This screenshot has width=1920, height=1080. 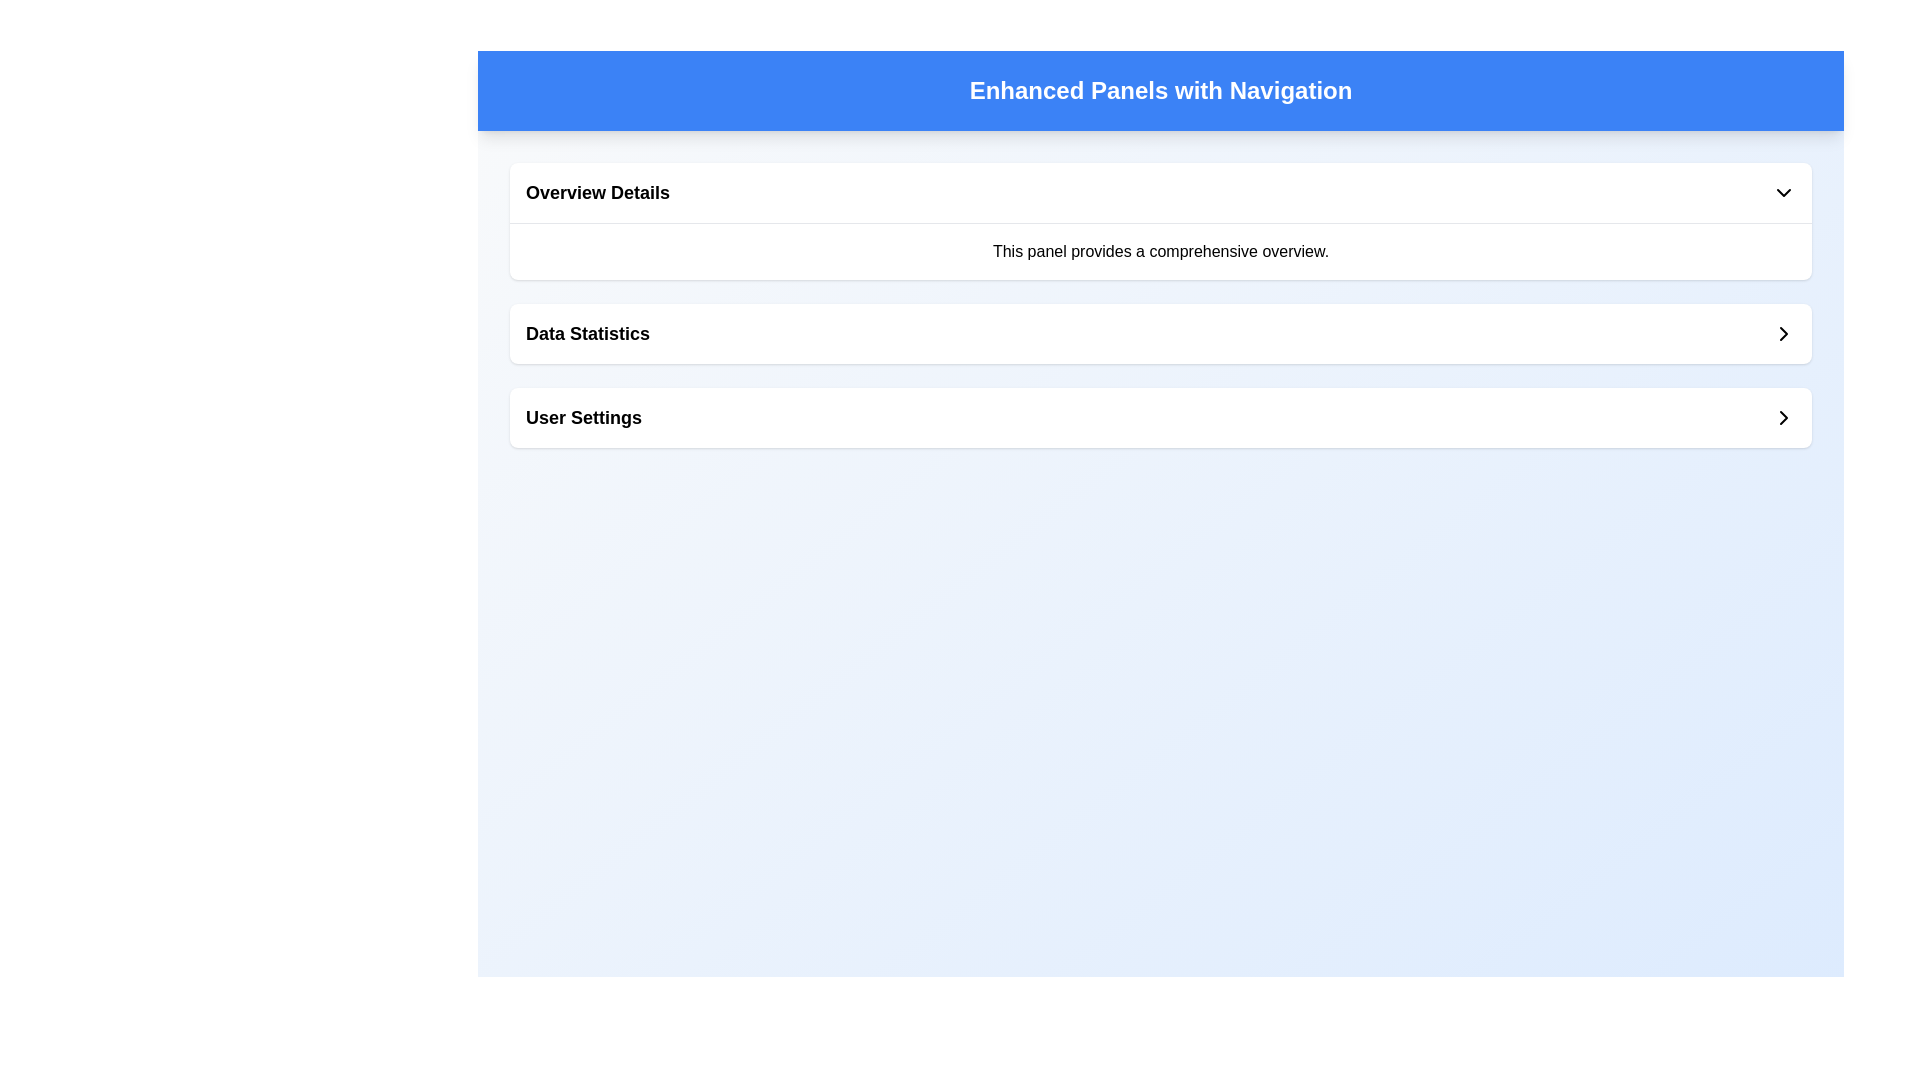 I want to click on the 'User Settings' panel, which is a horizontal panel with rounded corners and a white background, so click(x=1161, y=416).